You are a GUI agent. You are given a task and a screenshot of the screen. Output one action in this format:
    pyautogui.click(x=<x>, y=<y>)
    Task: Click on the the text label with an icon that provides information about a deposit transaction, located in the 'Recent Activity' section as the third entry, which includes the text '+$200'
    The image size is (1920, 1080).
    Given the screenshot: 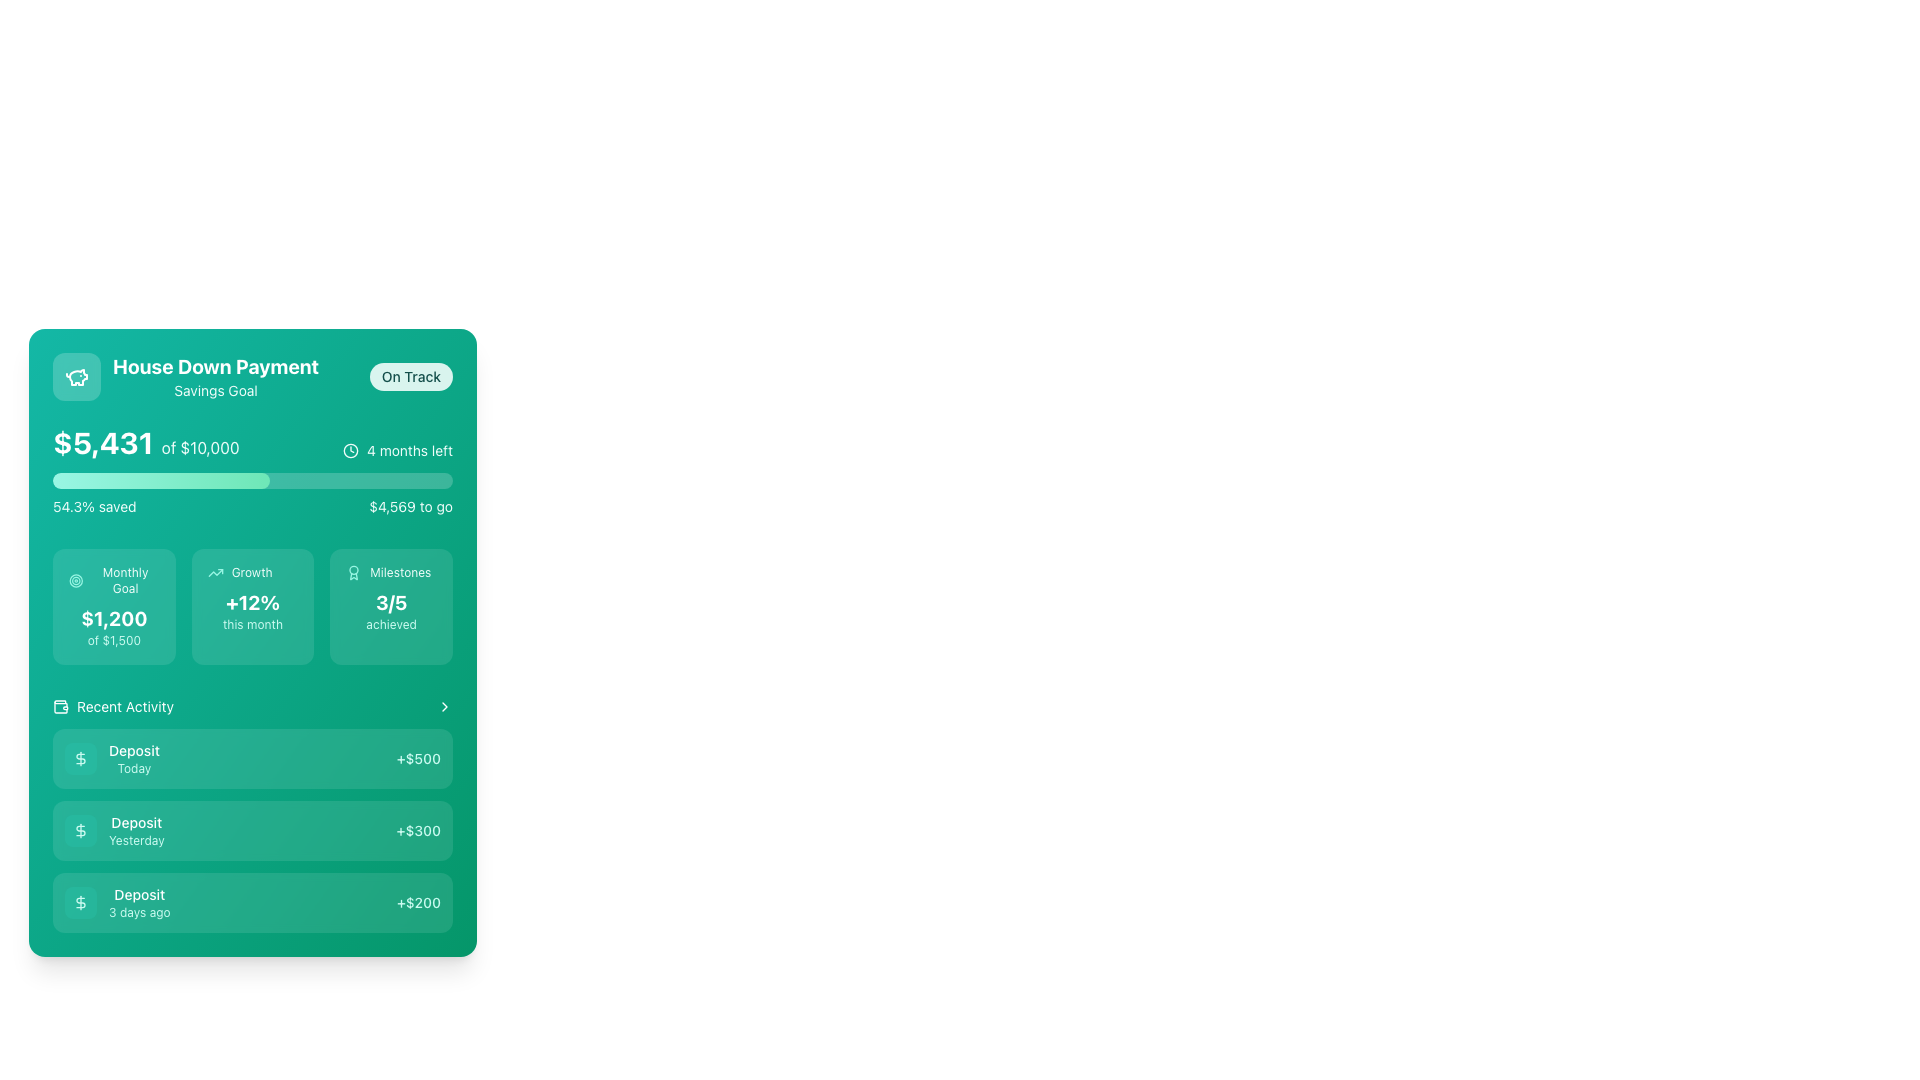 What is the action you would take?
    pyautogui.click(x=116, y=902)
    